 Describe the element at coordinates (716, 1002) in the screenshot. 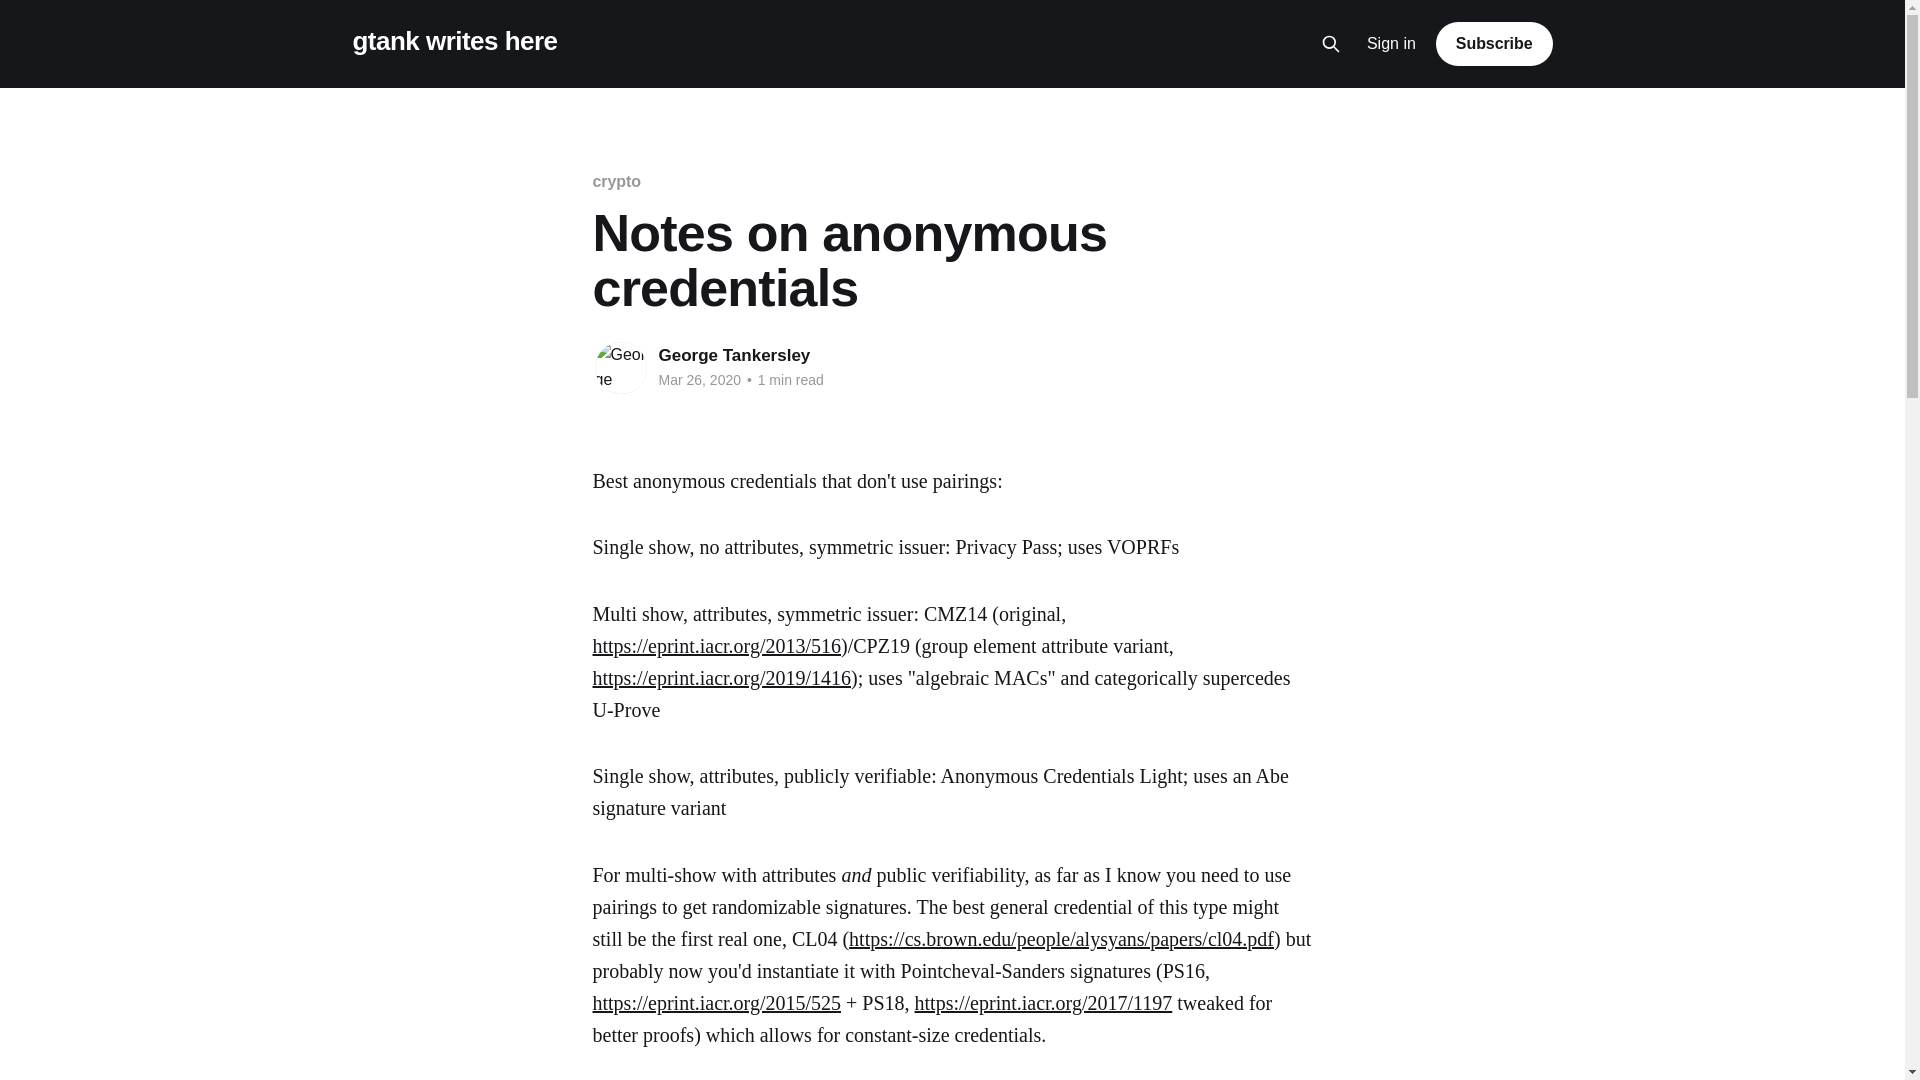

I see `'https://eprint.iacr.org/2015/525'` at that location.